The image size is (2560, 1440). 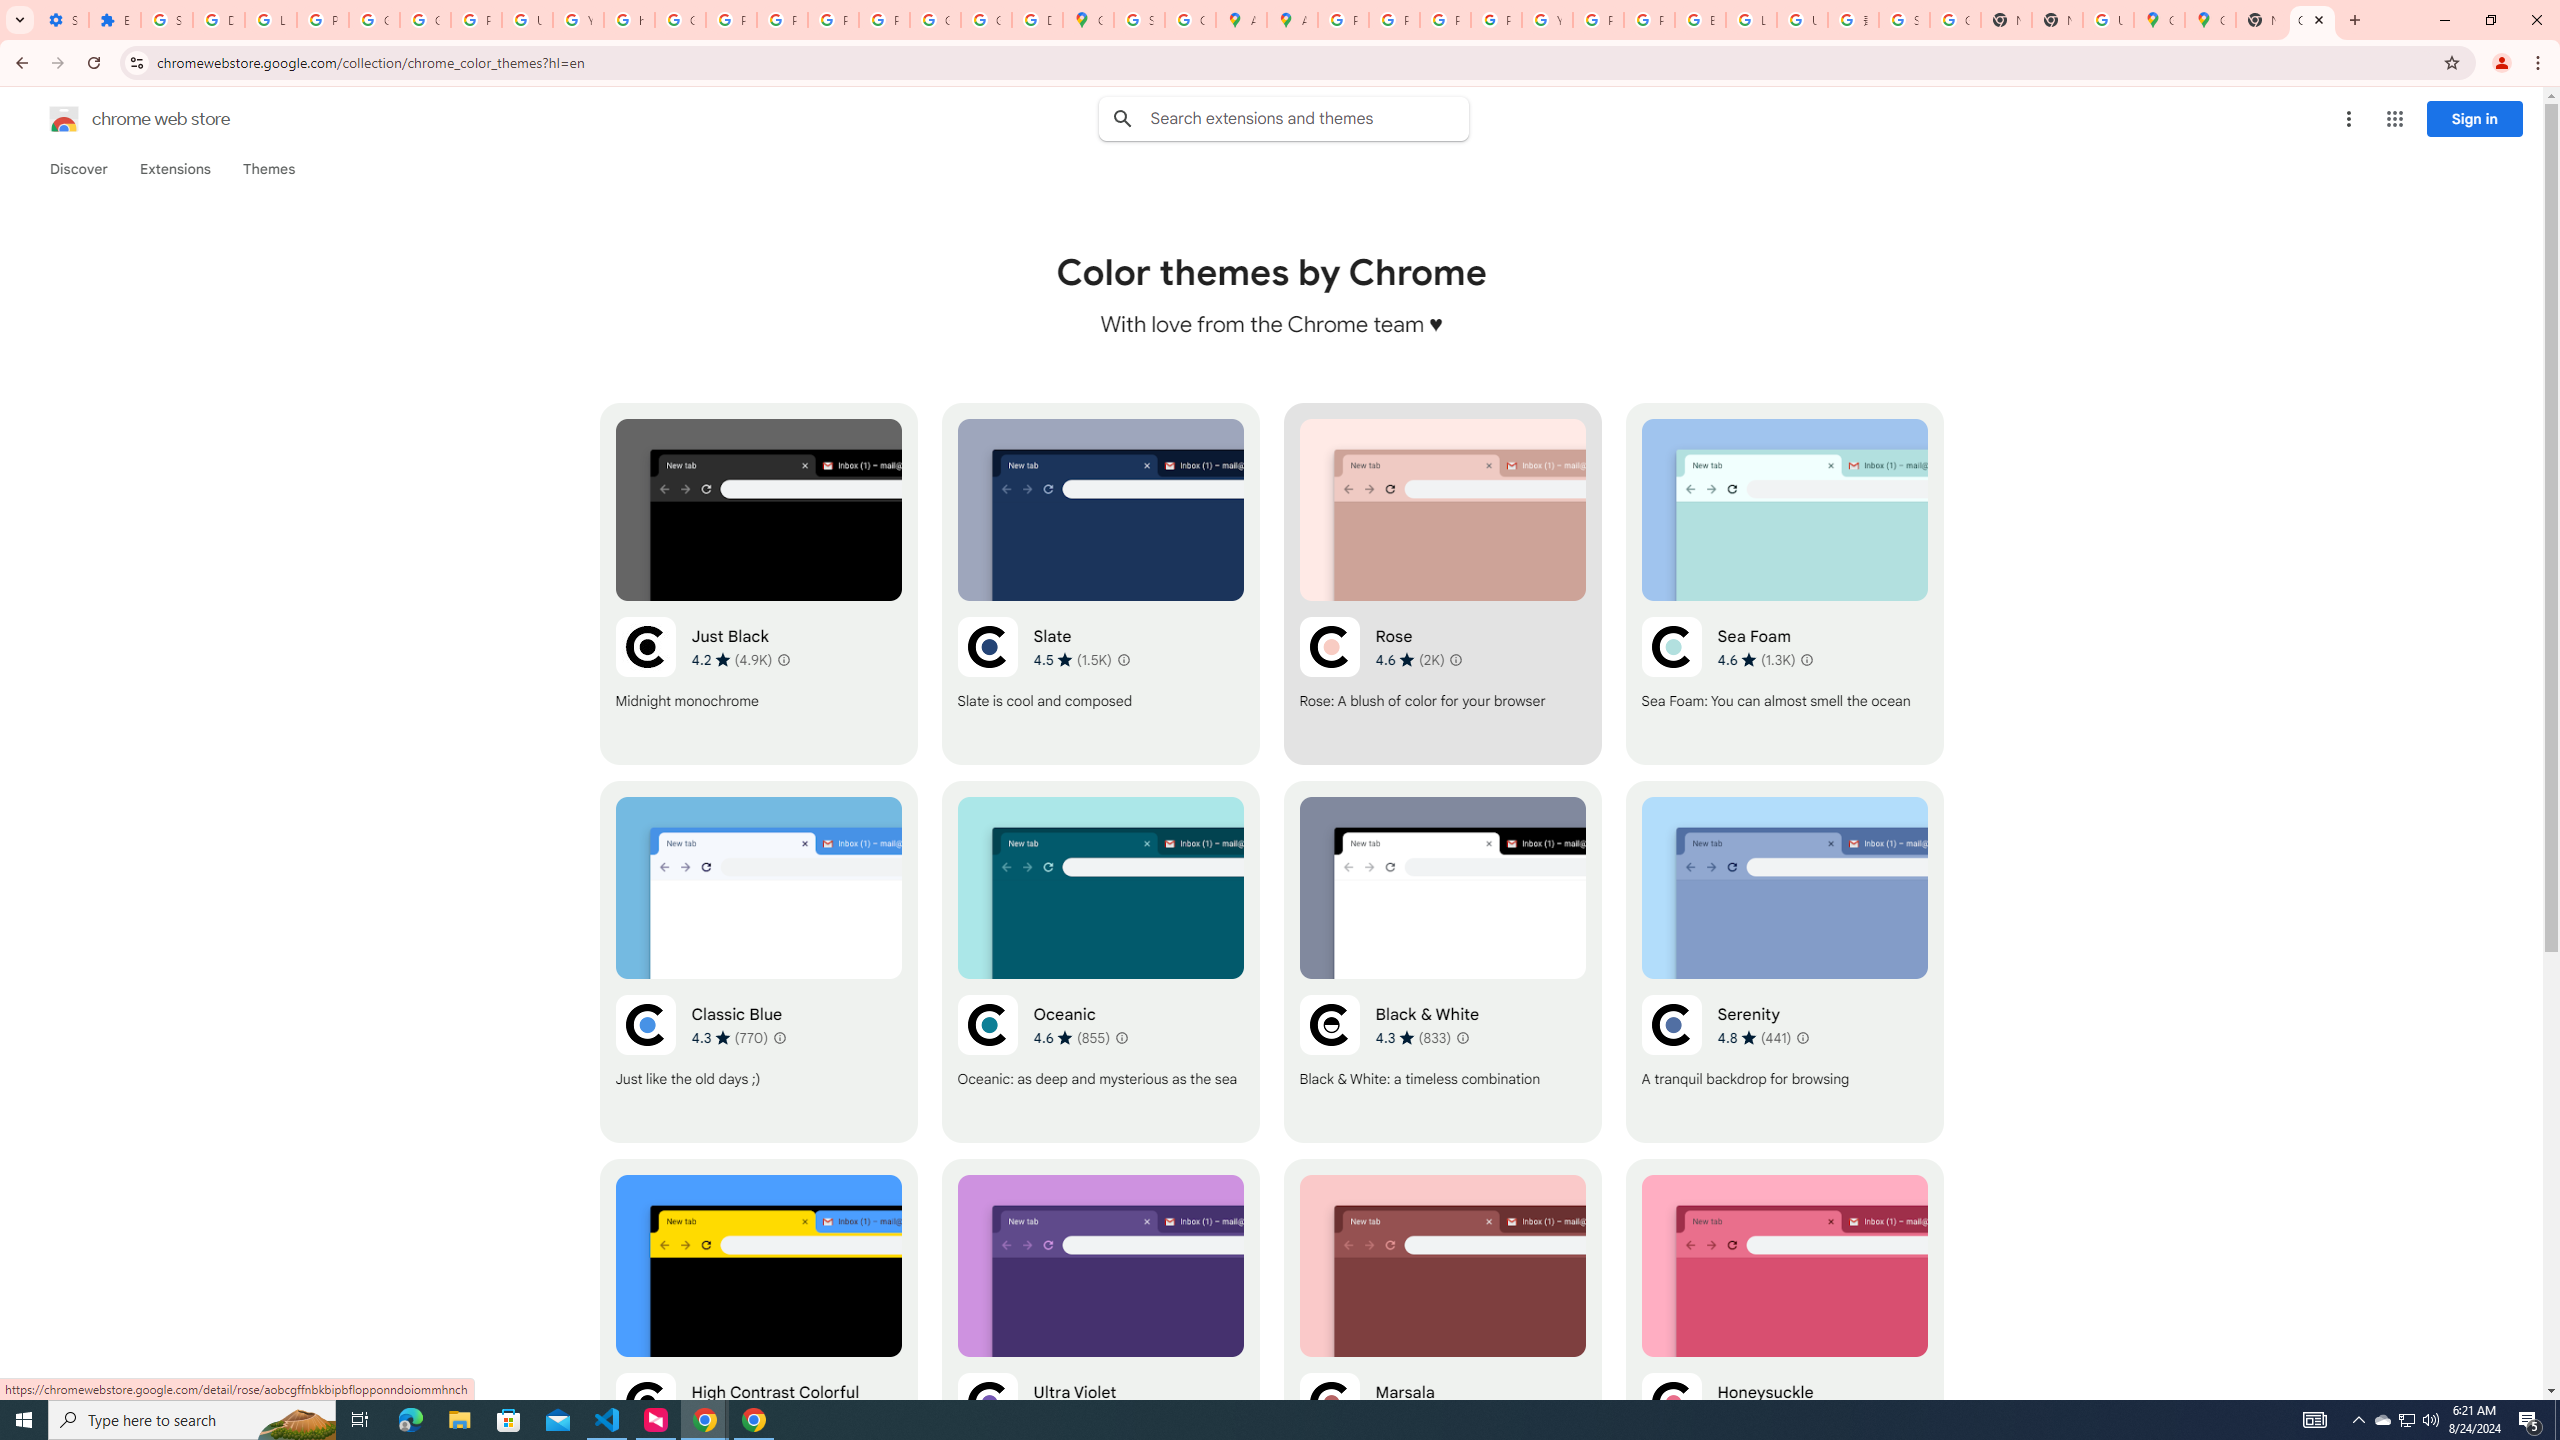 I want to click on 'Average rating 4.6 out of 5 stars. 1.3K ratings.', so click(x=1756, y=659).